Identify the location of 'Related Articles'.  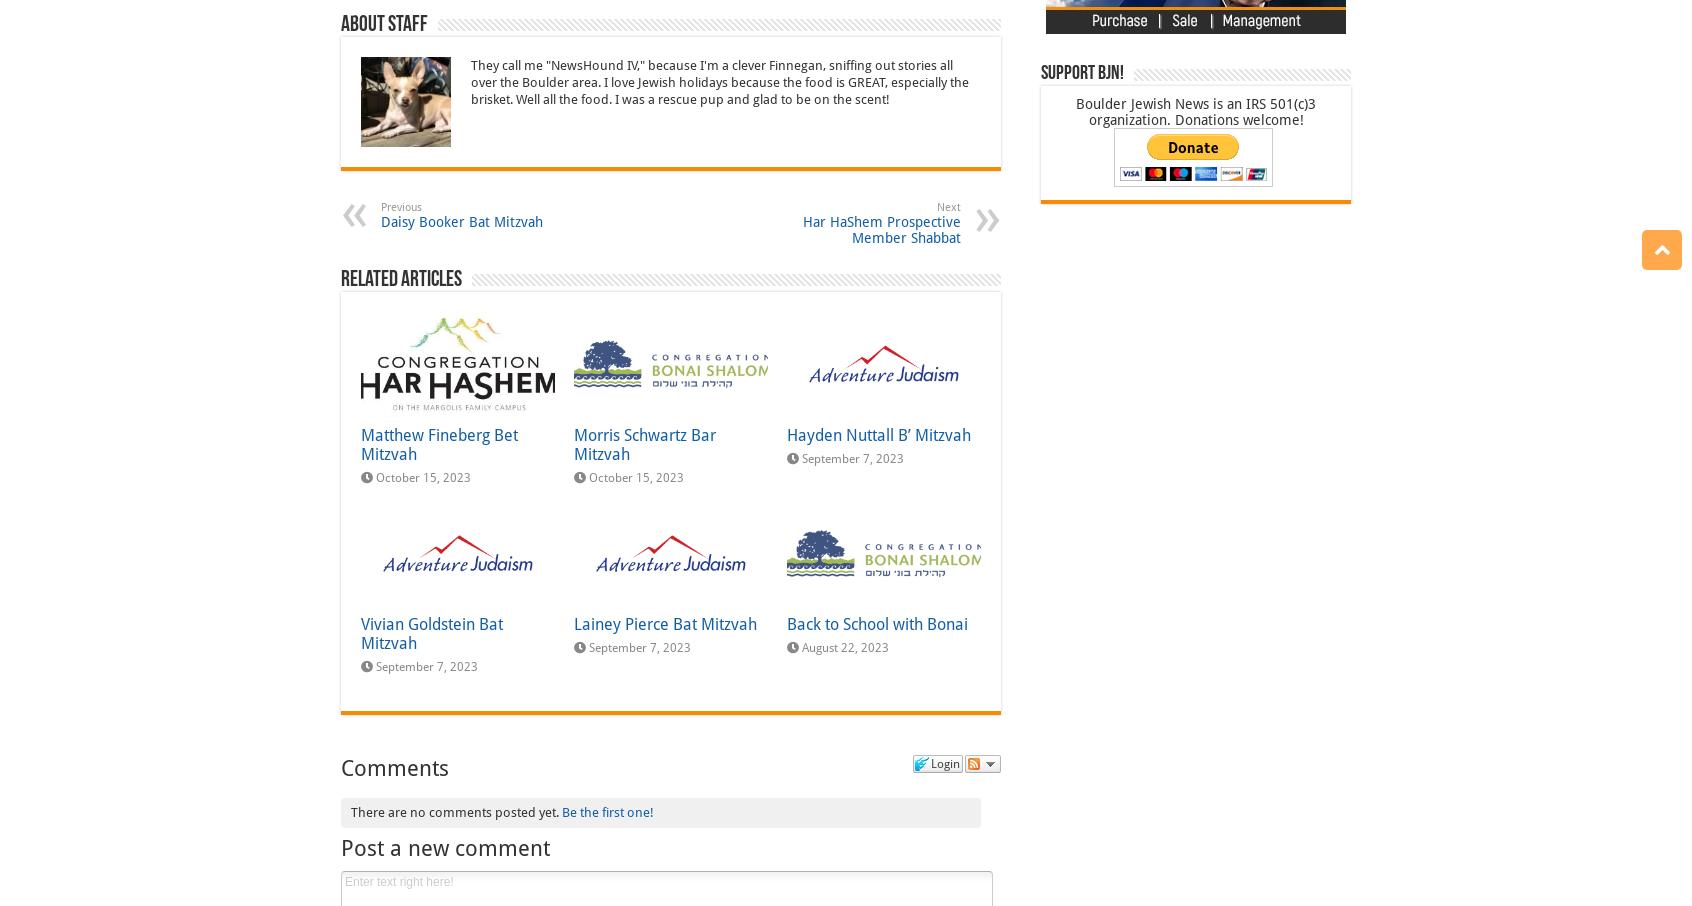
(401, 279).